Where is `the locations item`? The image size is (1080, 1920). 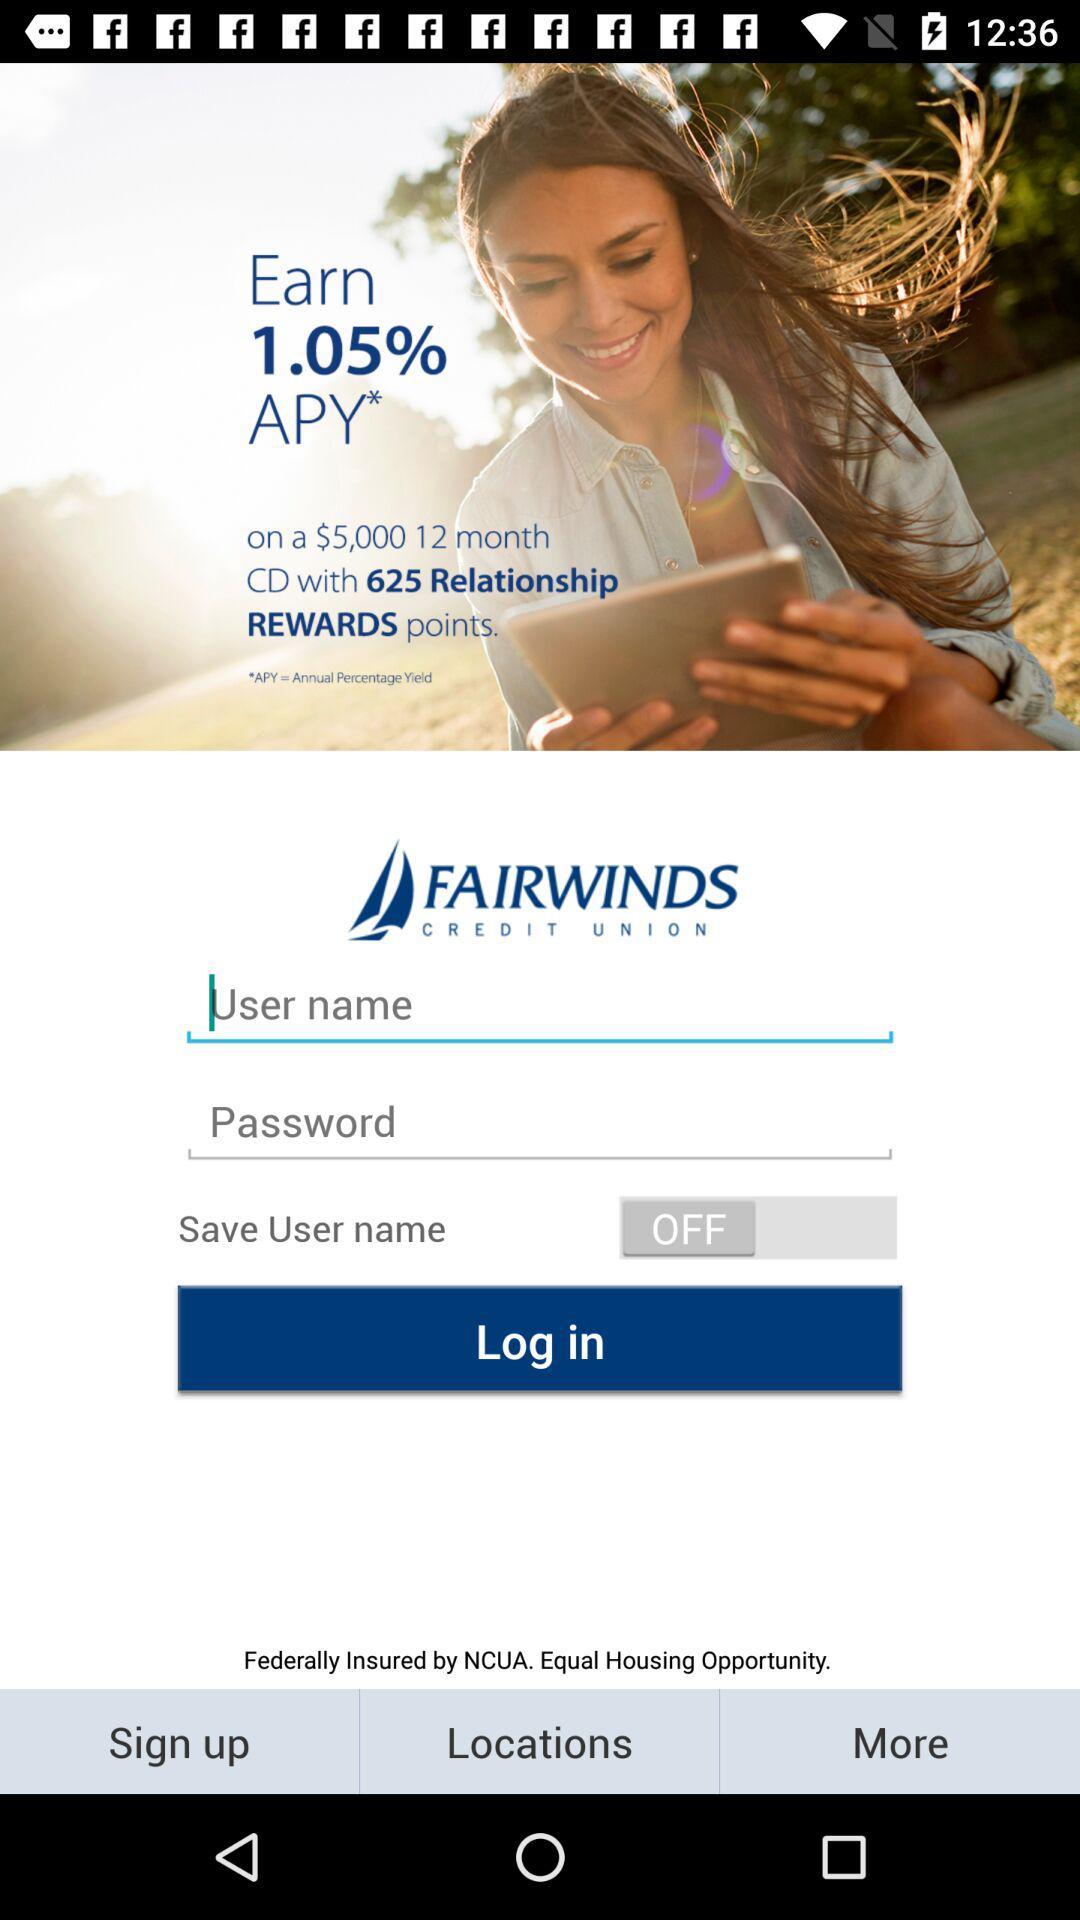
the locations item is located at coordinates (538, 1740).